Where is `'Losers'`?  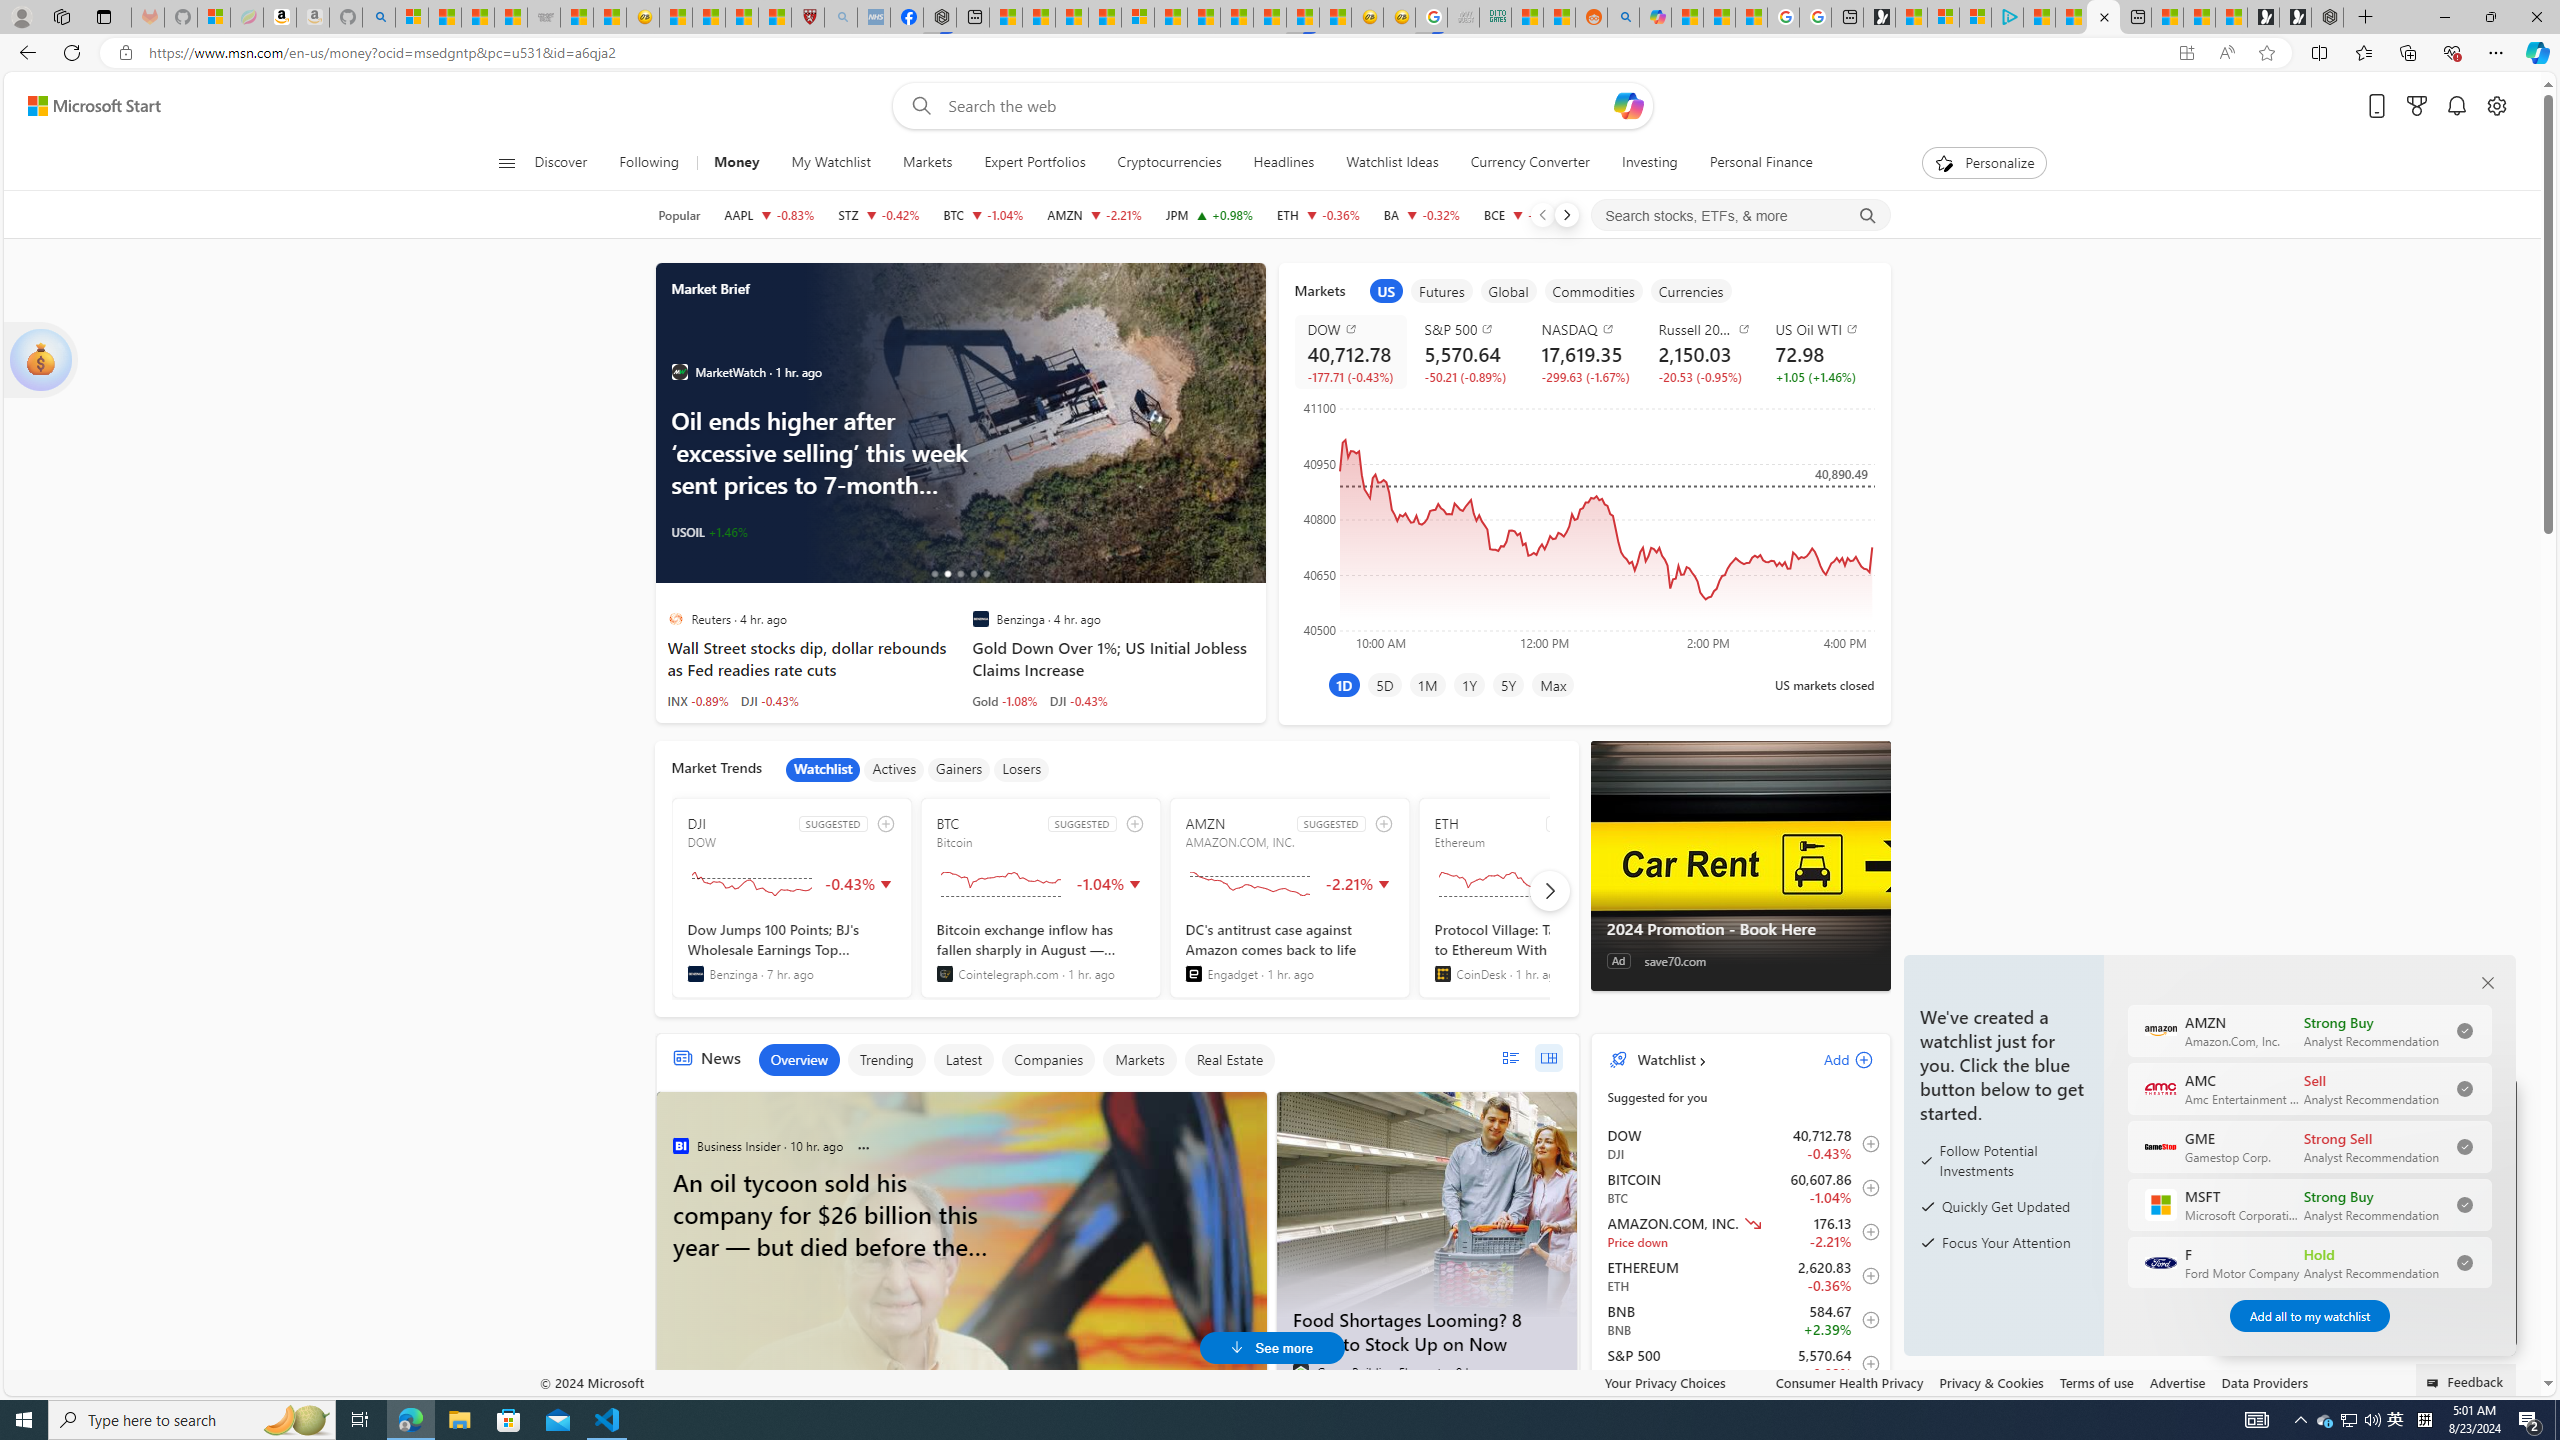
'Losers' is located at coordinates (1020, 769).